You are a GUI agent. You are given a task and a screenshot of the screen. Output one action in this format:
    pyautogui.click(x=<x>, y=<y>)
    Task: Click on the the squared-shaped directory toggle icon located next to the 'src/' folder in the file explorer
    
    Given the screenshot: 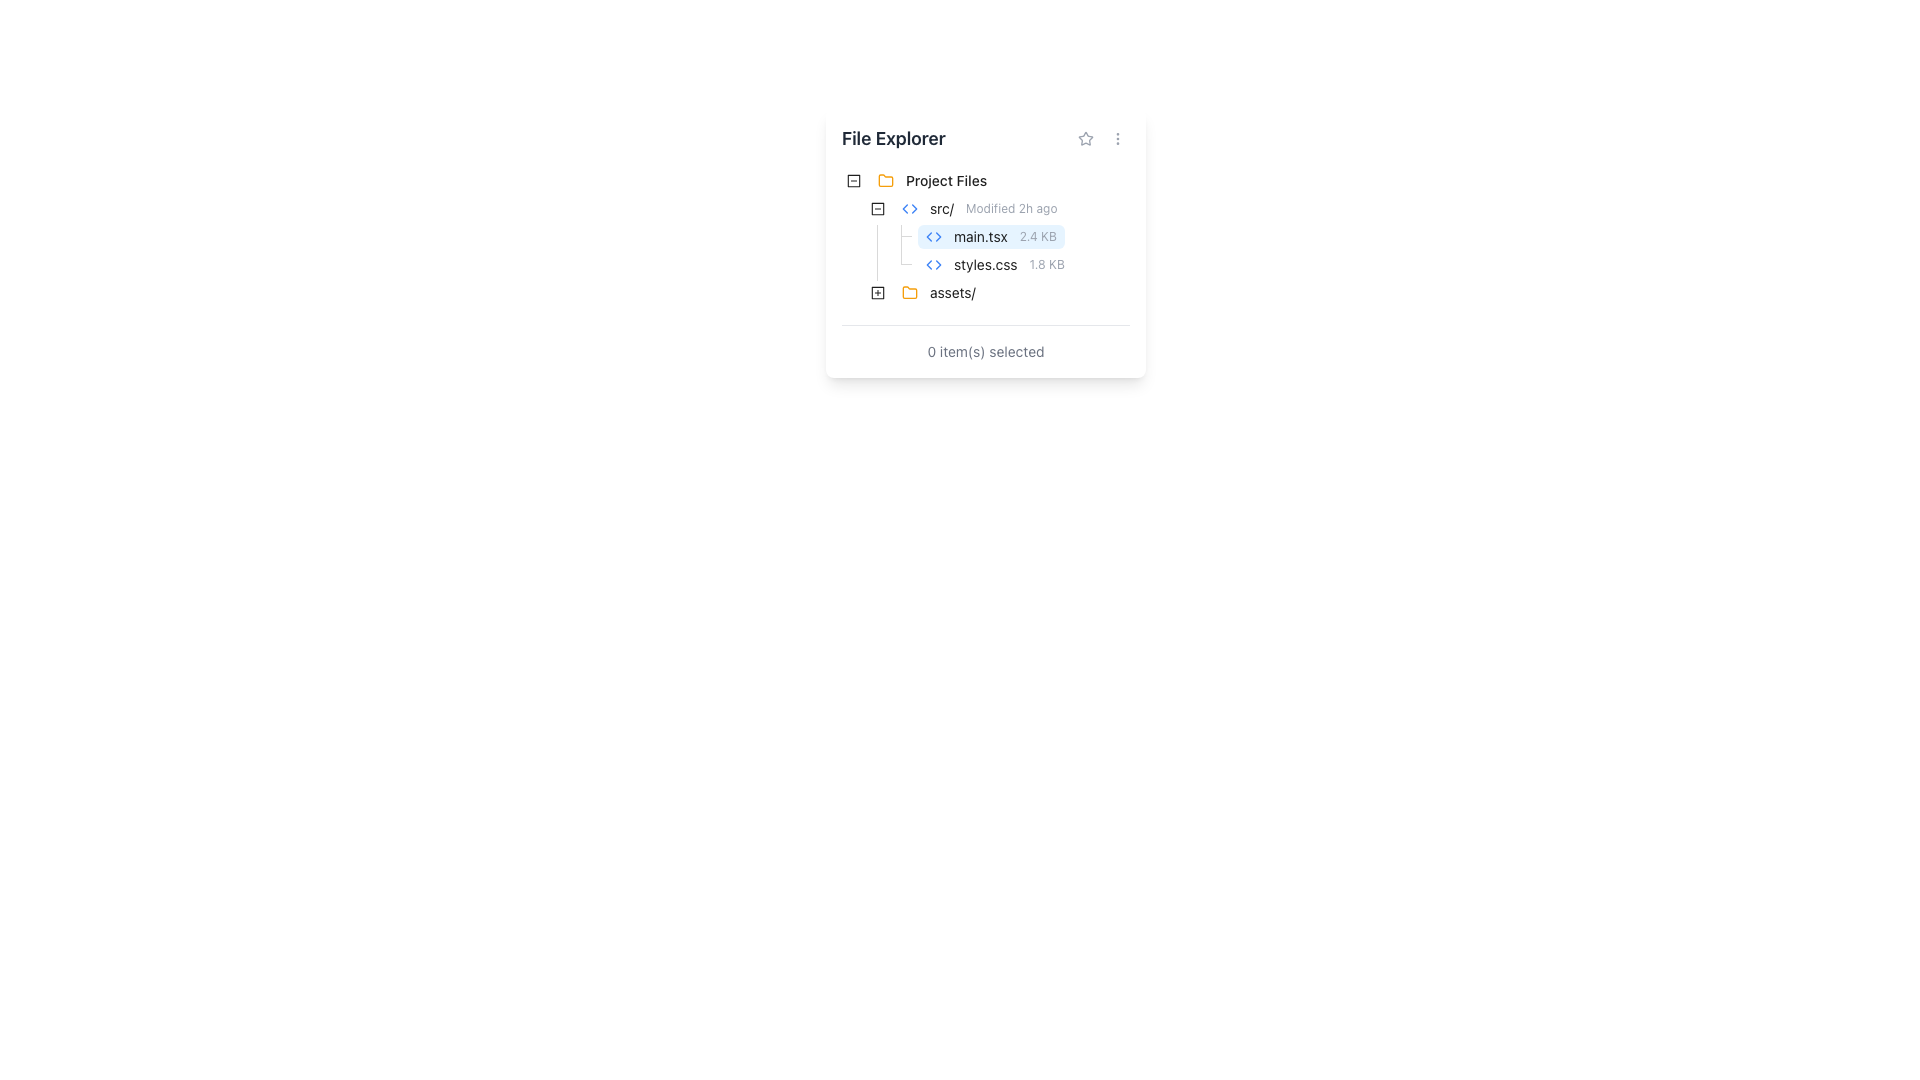 What is the action you would take?
    pyautogui.click(x=878, y=208)
    